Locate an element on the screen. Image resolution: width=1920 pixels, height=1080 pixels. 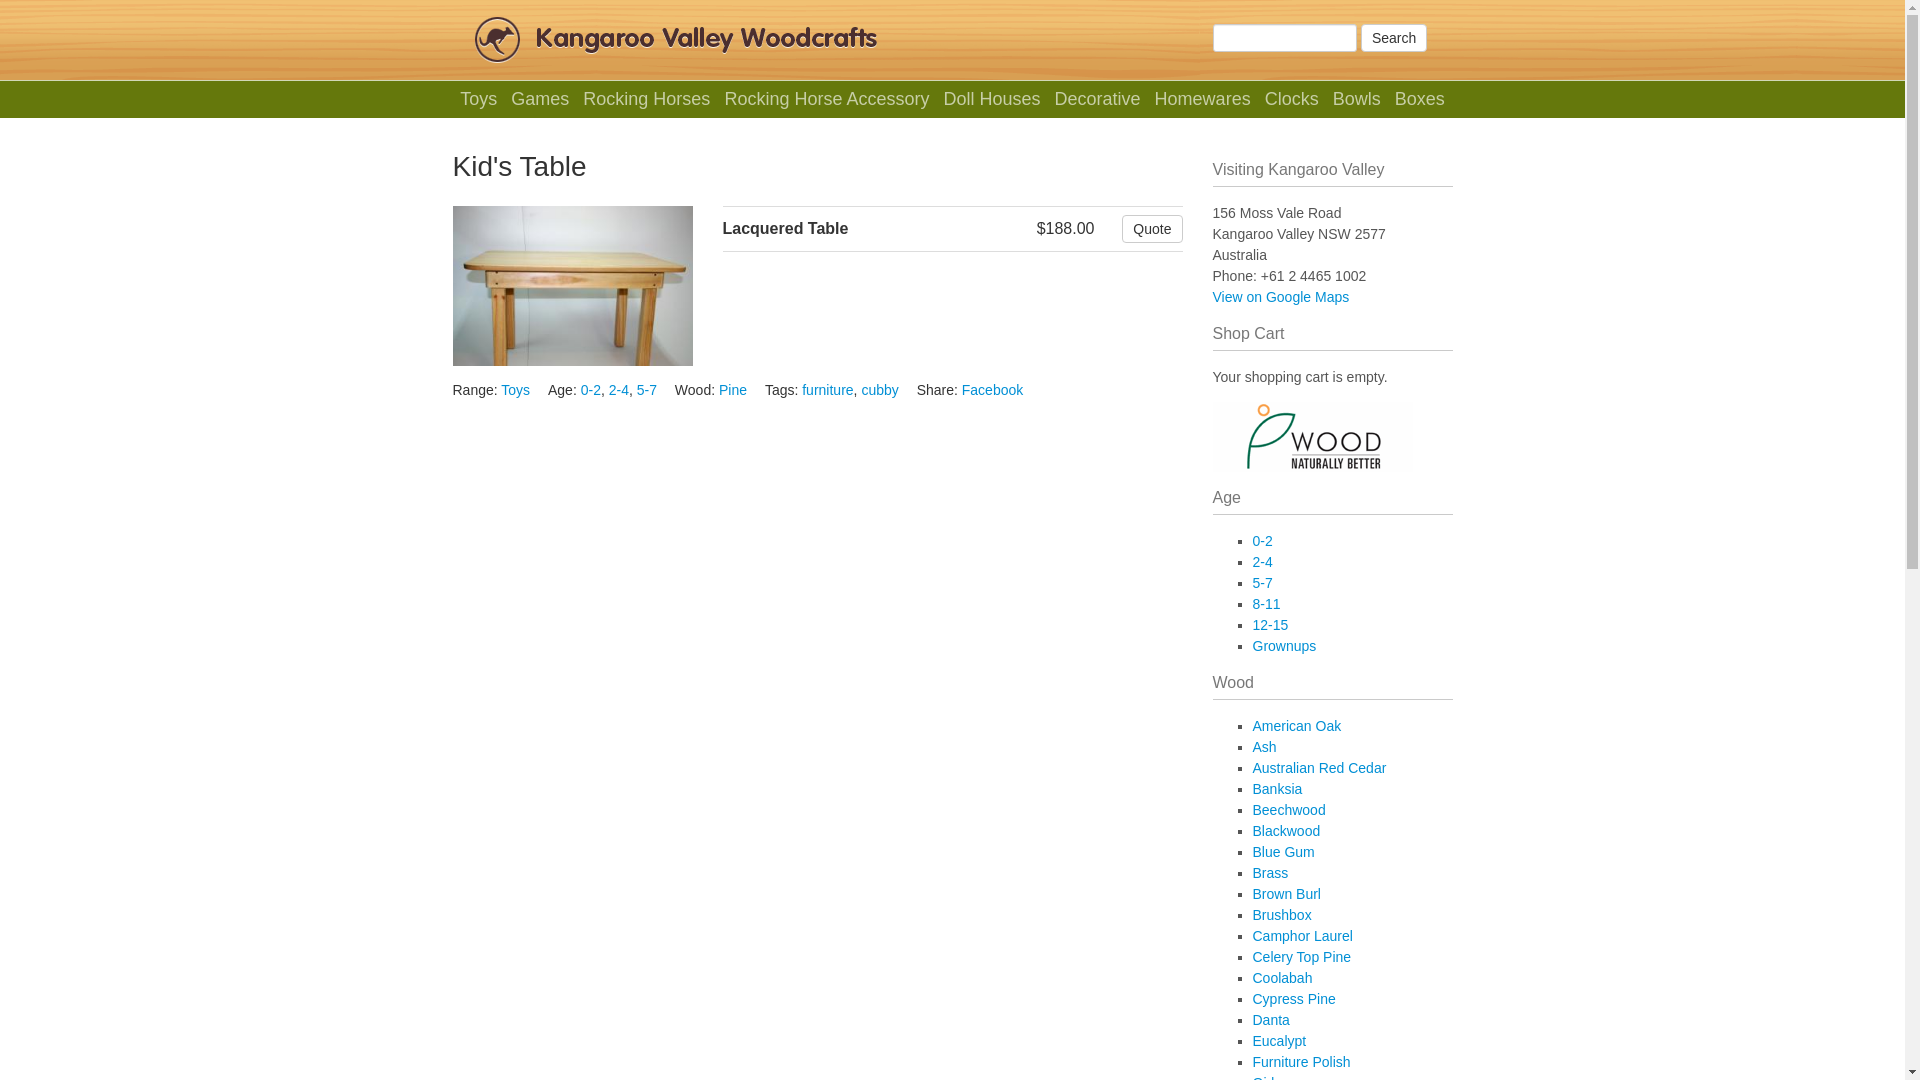
'Brass' is located at coordinates (1269, 871).